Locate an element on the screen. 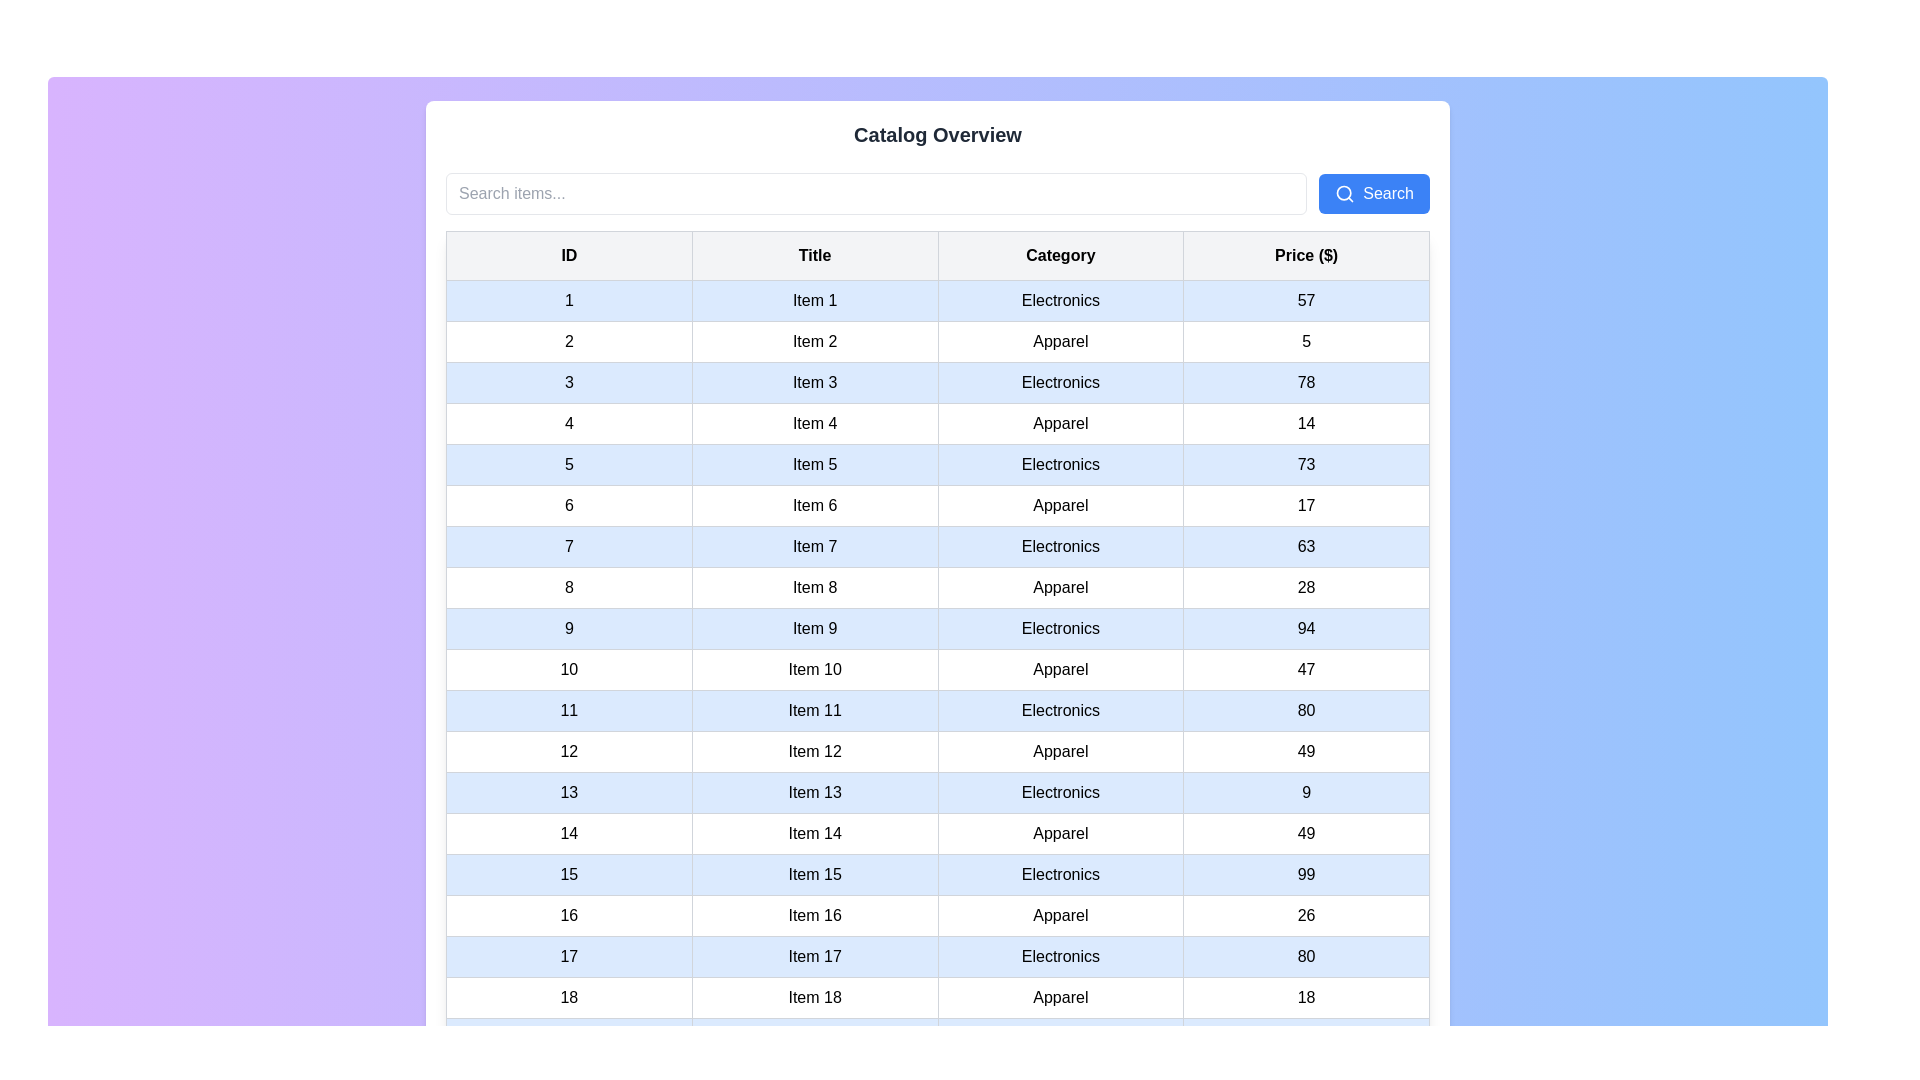 This screenshot has width=1920, height=1080. the text label displaying '11' in bold, which is located in the leftmost column of the 11th row of the grid layout in the catalog view, on a light blue background is located at coordinates (568, 709).